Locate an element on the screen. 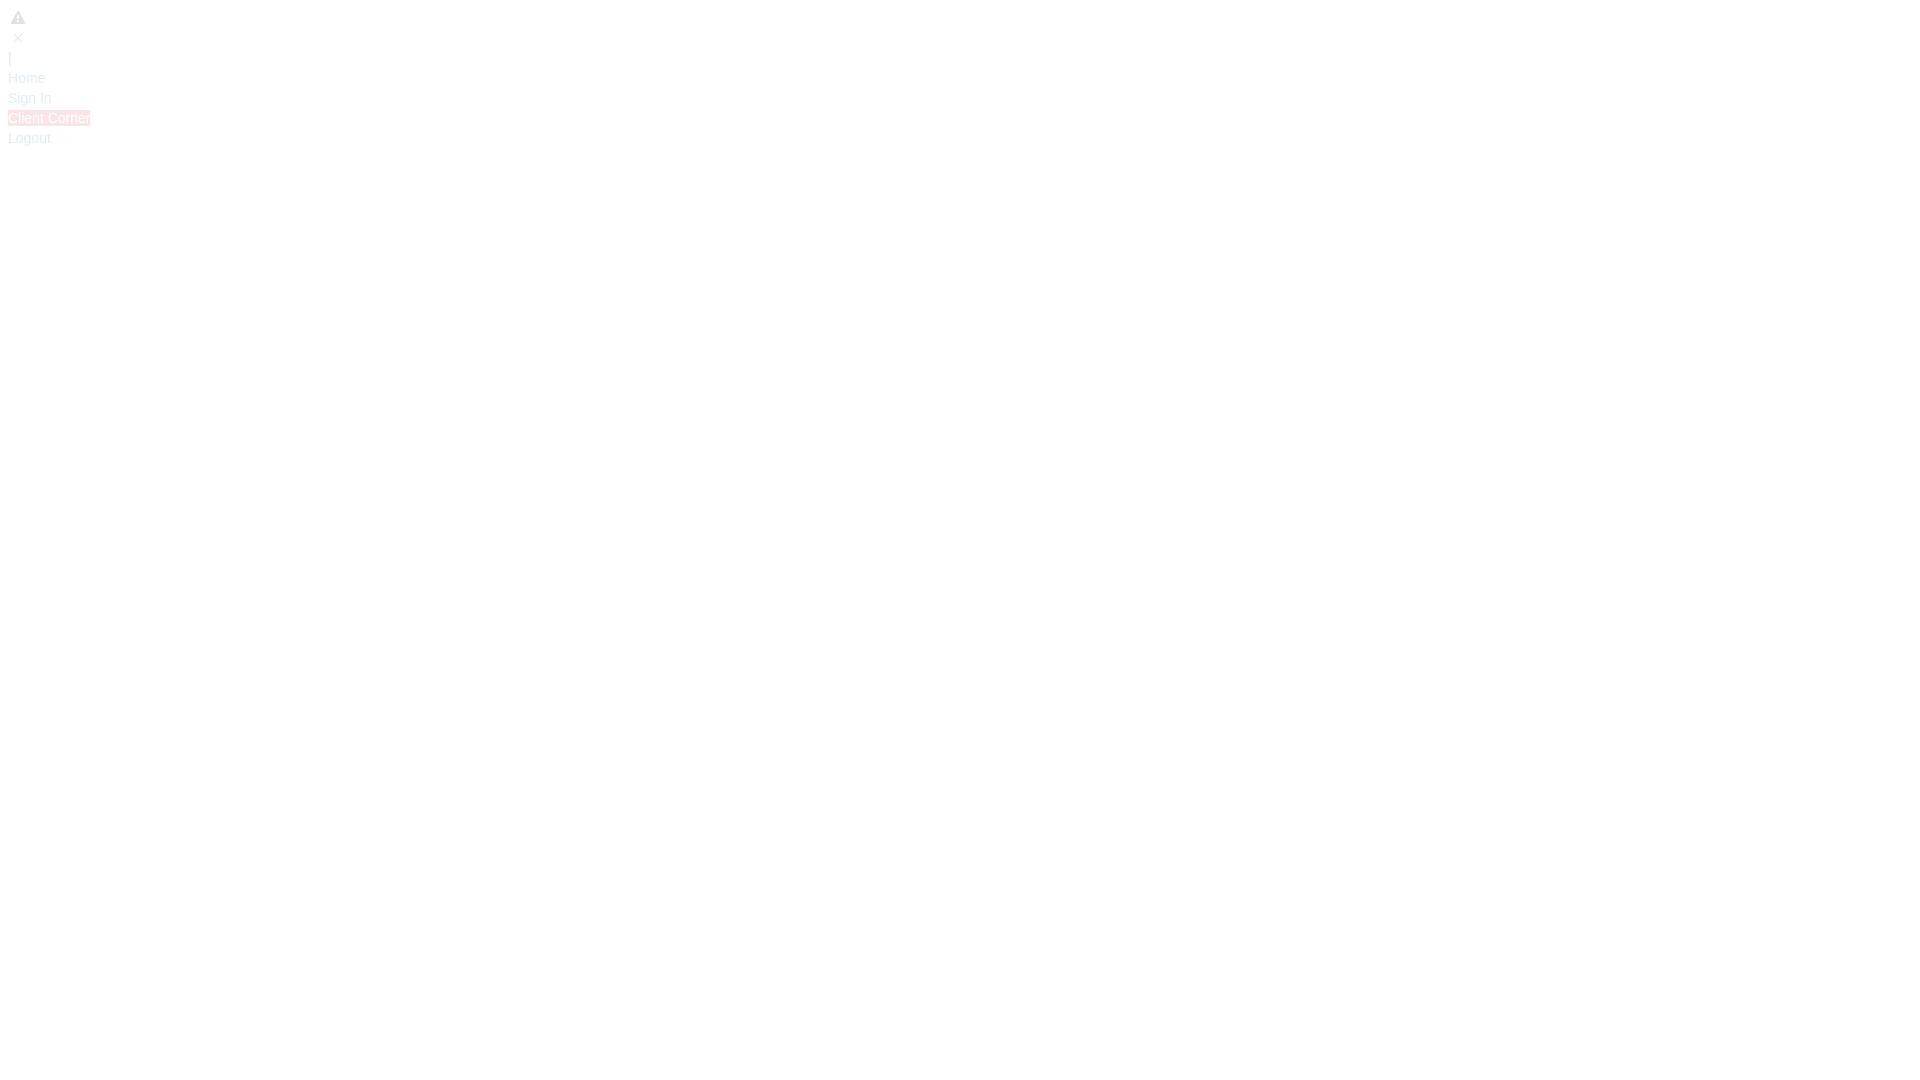 The width and height of the screenshot is (1920, 1080). 'Logout' is located at coordinates (29, 137).